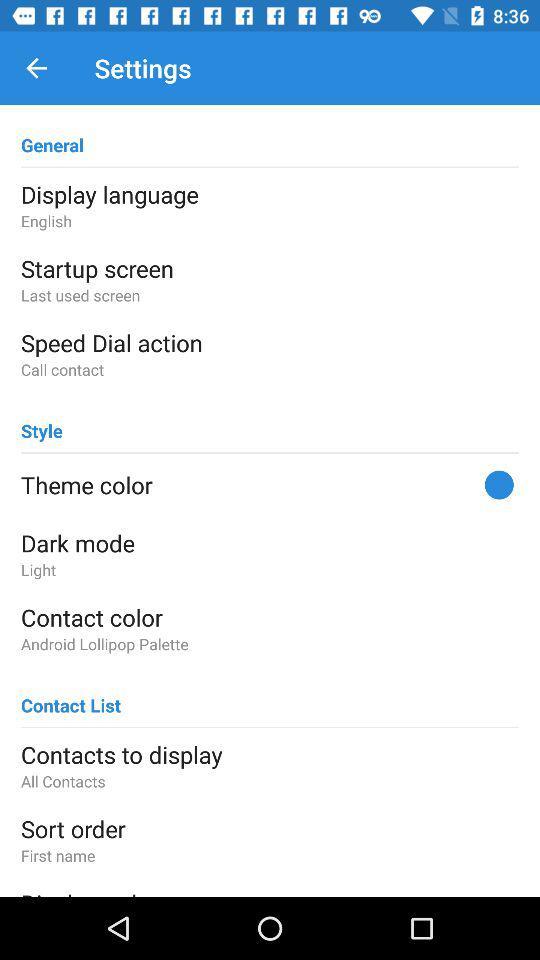 The image size is (540, 960). Describe the element at coordinates (270, 294) in the screenshot. I see `the last used screen` at that location.